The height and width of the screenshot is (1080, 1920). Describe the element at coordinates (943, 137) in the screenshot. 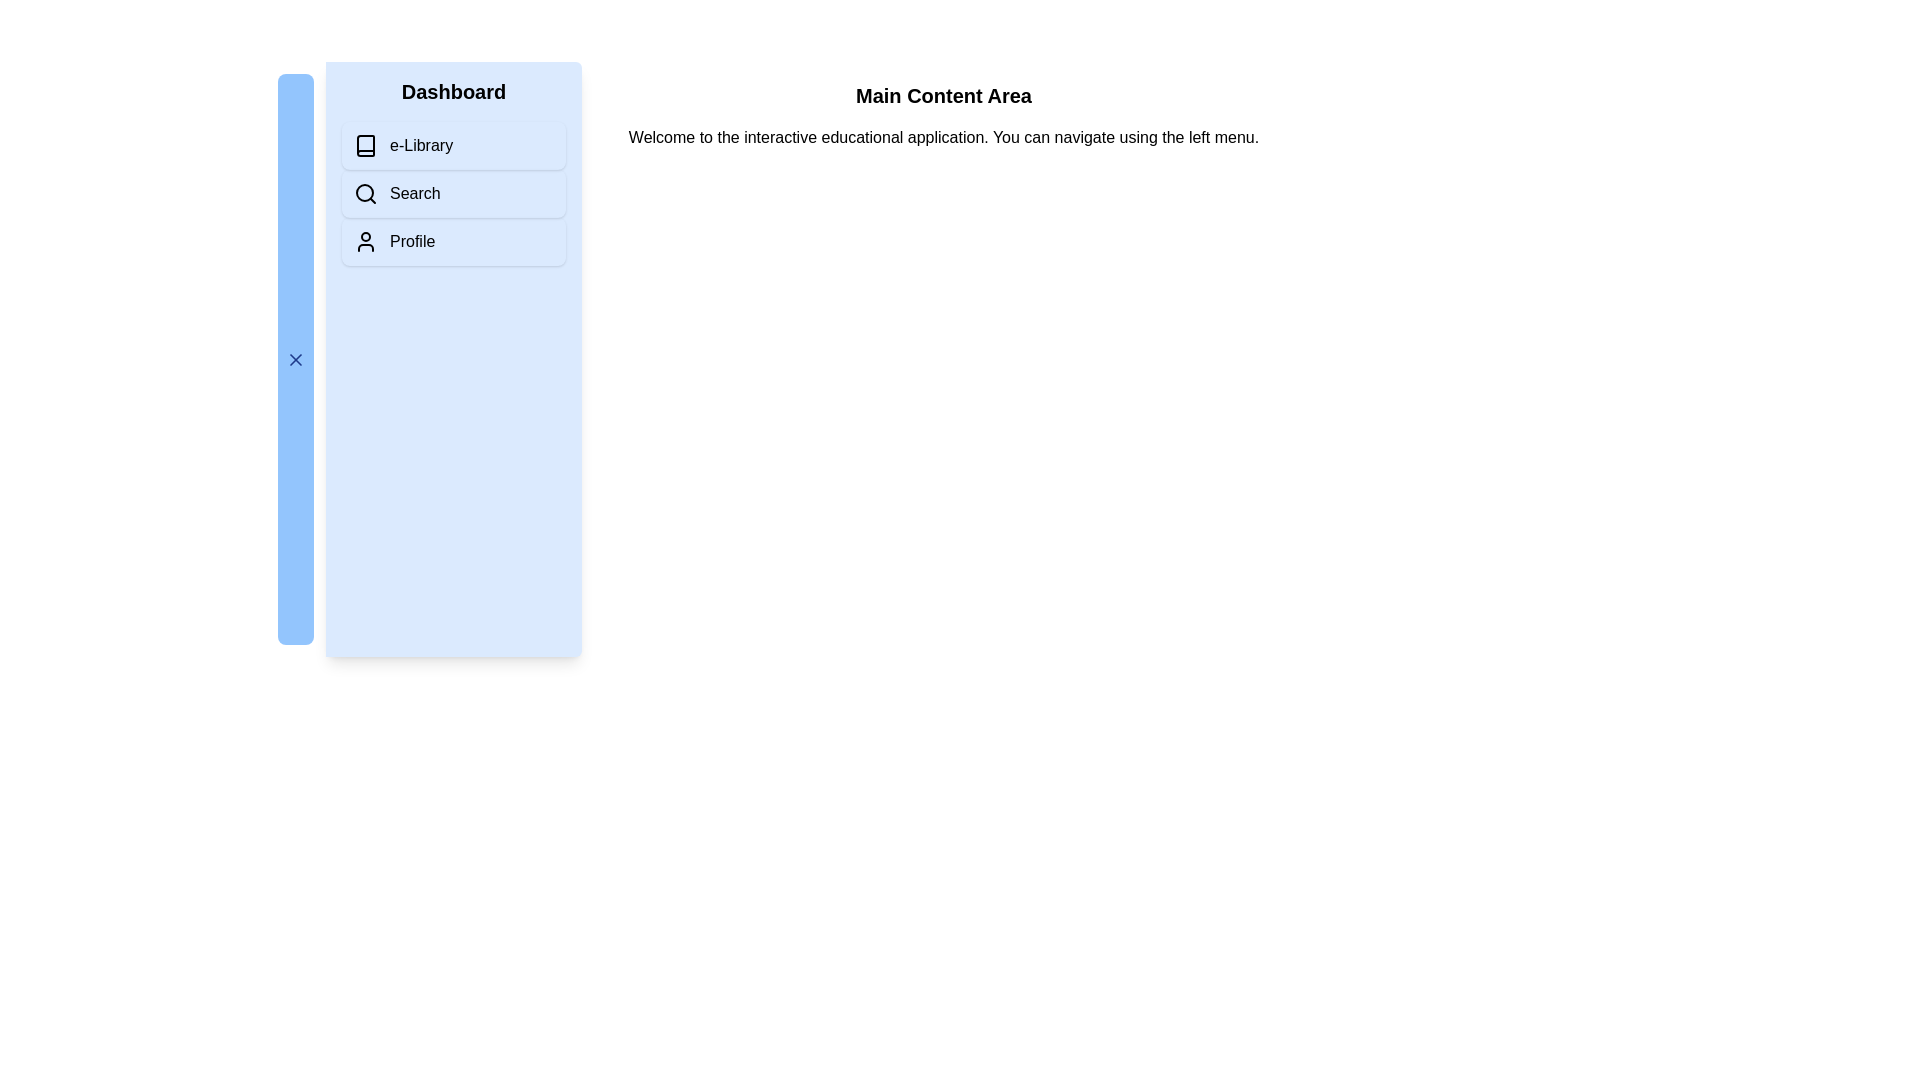

I see `the static text displaying the message: 'Welcome to the interactive educational application. You can navigate using the left menu.' located beneath the heading 'Main Content Area'` at that location.